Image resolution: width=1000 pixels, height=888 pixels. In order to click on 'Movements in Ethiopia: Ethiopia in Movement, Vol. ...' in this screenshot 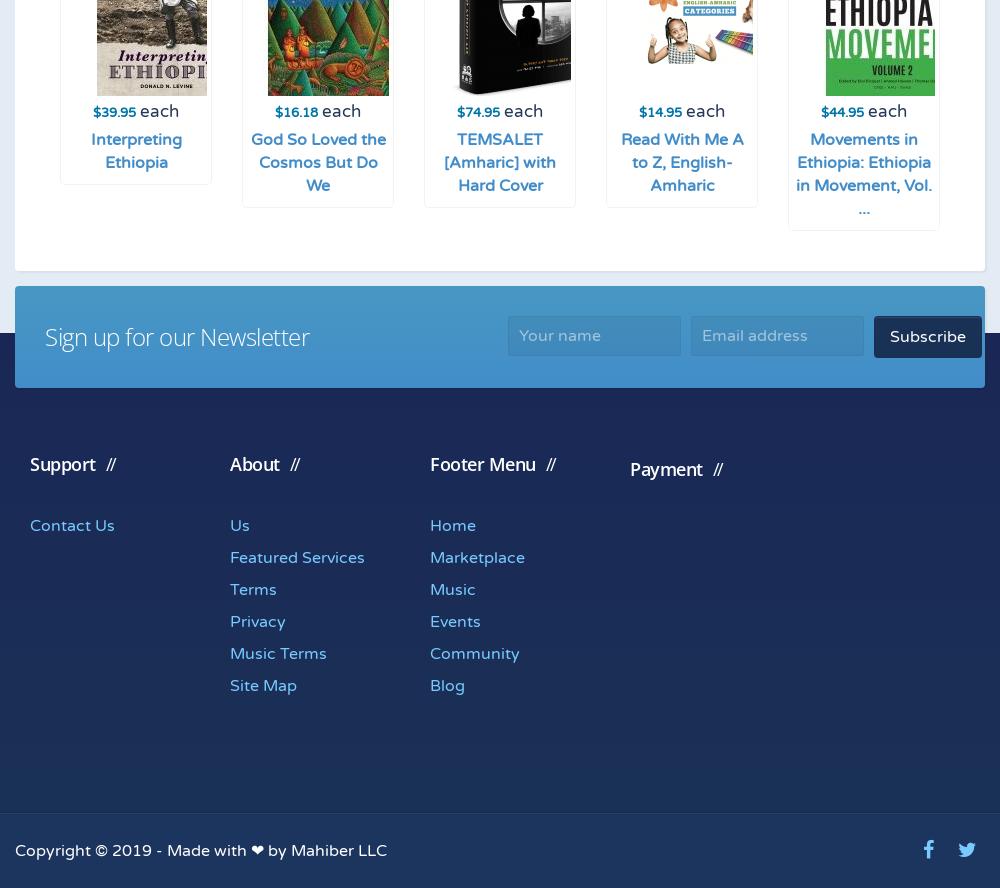, I will do `click(863, 173)`.